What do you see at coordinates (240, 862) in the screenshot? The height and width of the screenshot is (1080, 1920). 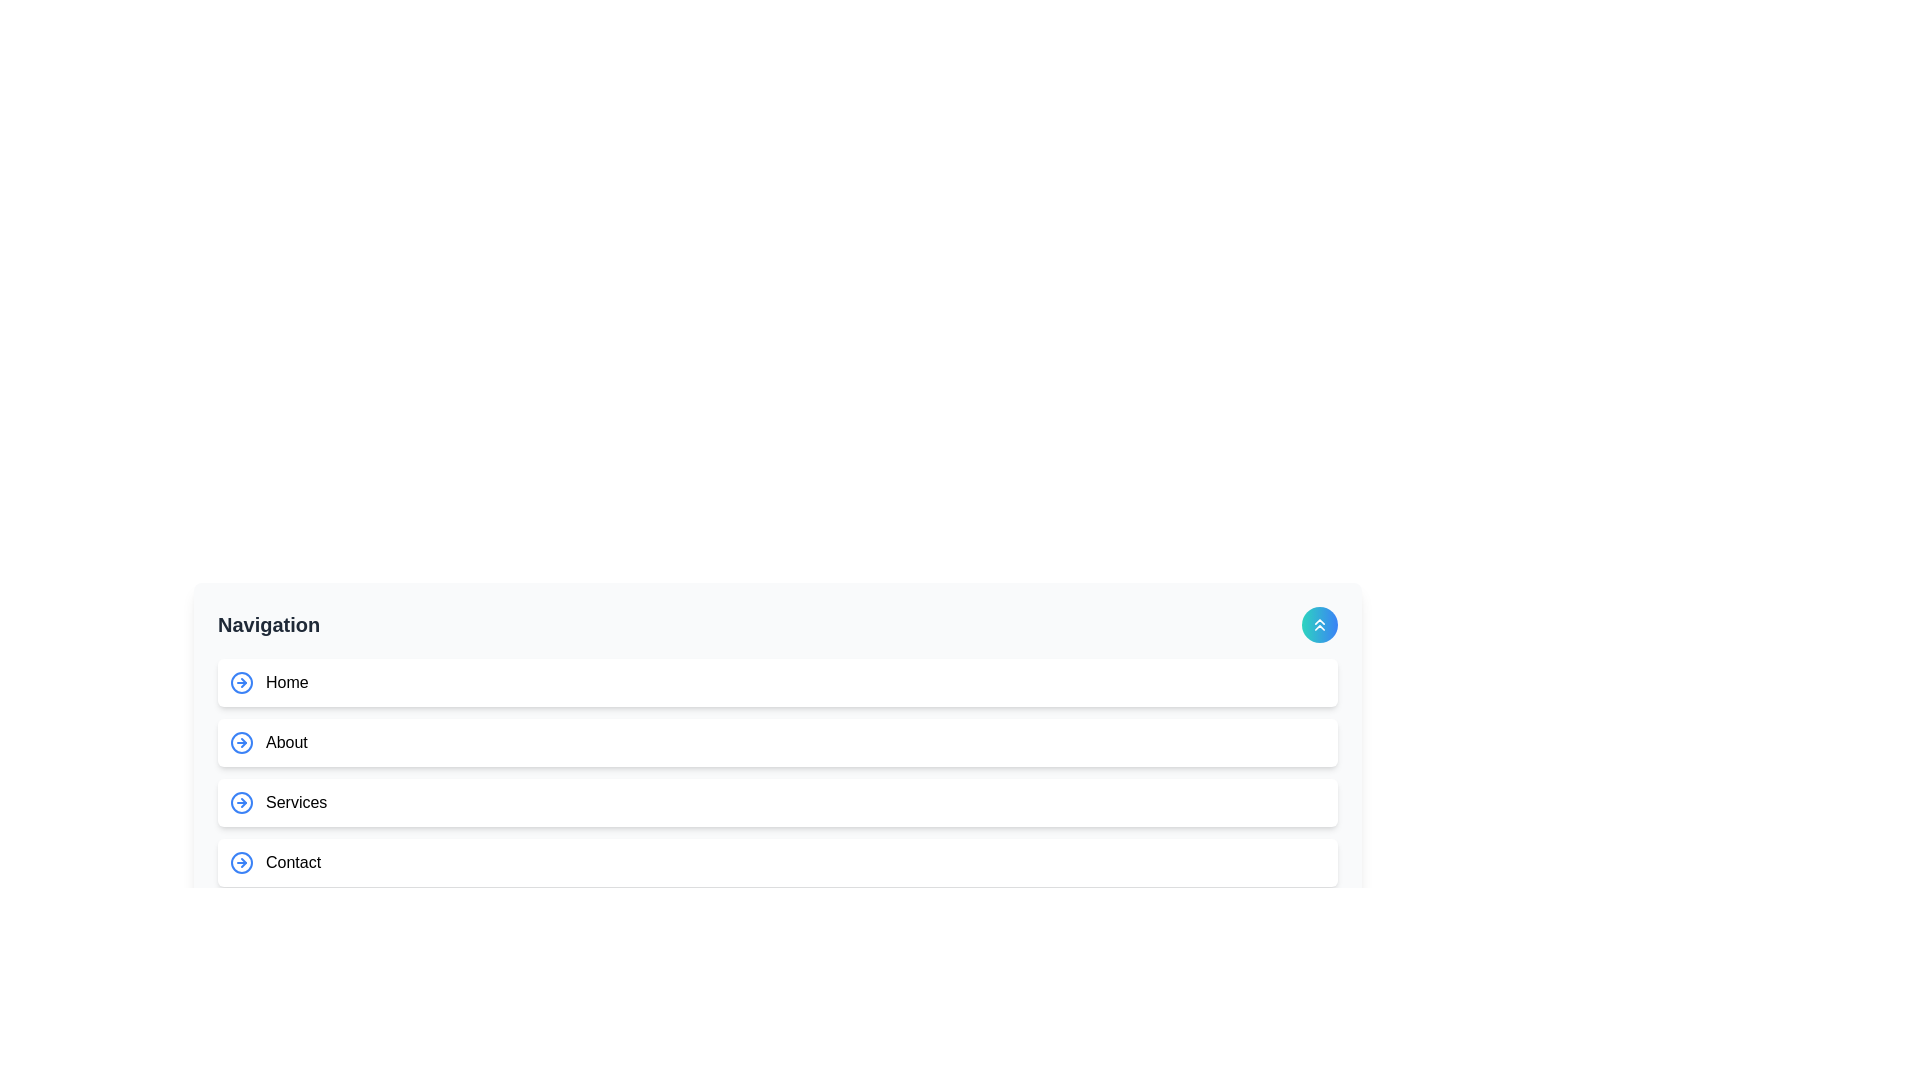 I see `the SVG circle element that serves as the visual identifier for the 'Contact' navigation option, positioned within the navigation list as the fourth item` at bounding box center [240, 862].